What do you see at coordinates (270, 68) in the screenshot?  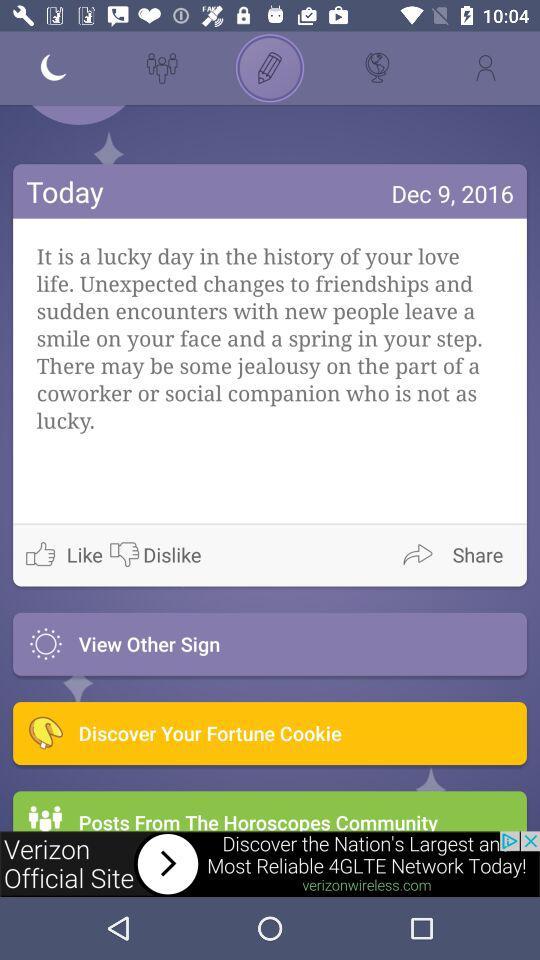 I see `icon page` at bounding box center [270, 68].